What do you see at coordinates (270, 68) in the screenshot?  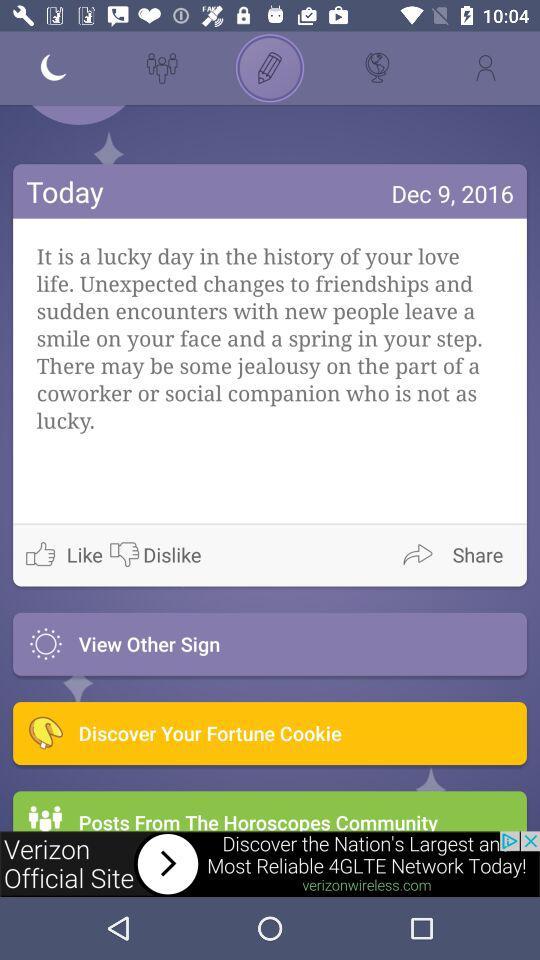 I see `icon page` at bounding box center [270, 68].